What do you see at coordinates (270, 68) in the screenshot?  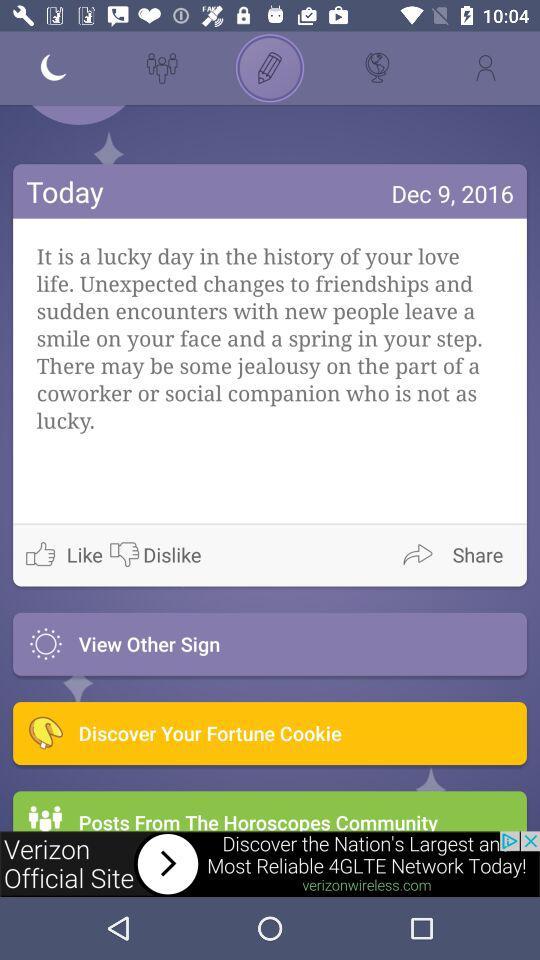 I see `icon page` at bounding box center [270, 68].